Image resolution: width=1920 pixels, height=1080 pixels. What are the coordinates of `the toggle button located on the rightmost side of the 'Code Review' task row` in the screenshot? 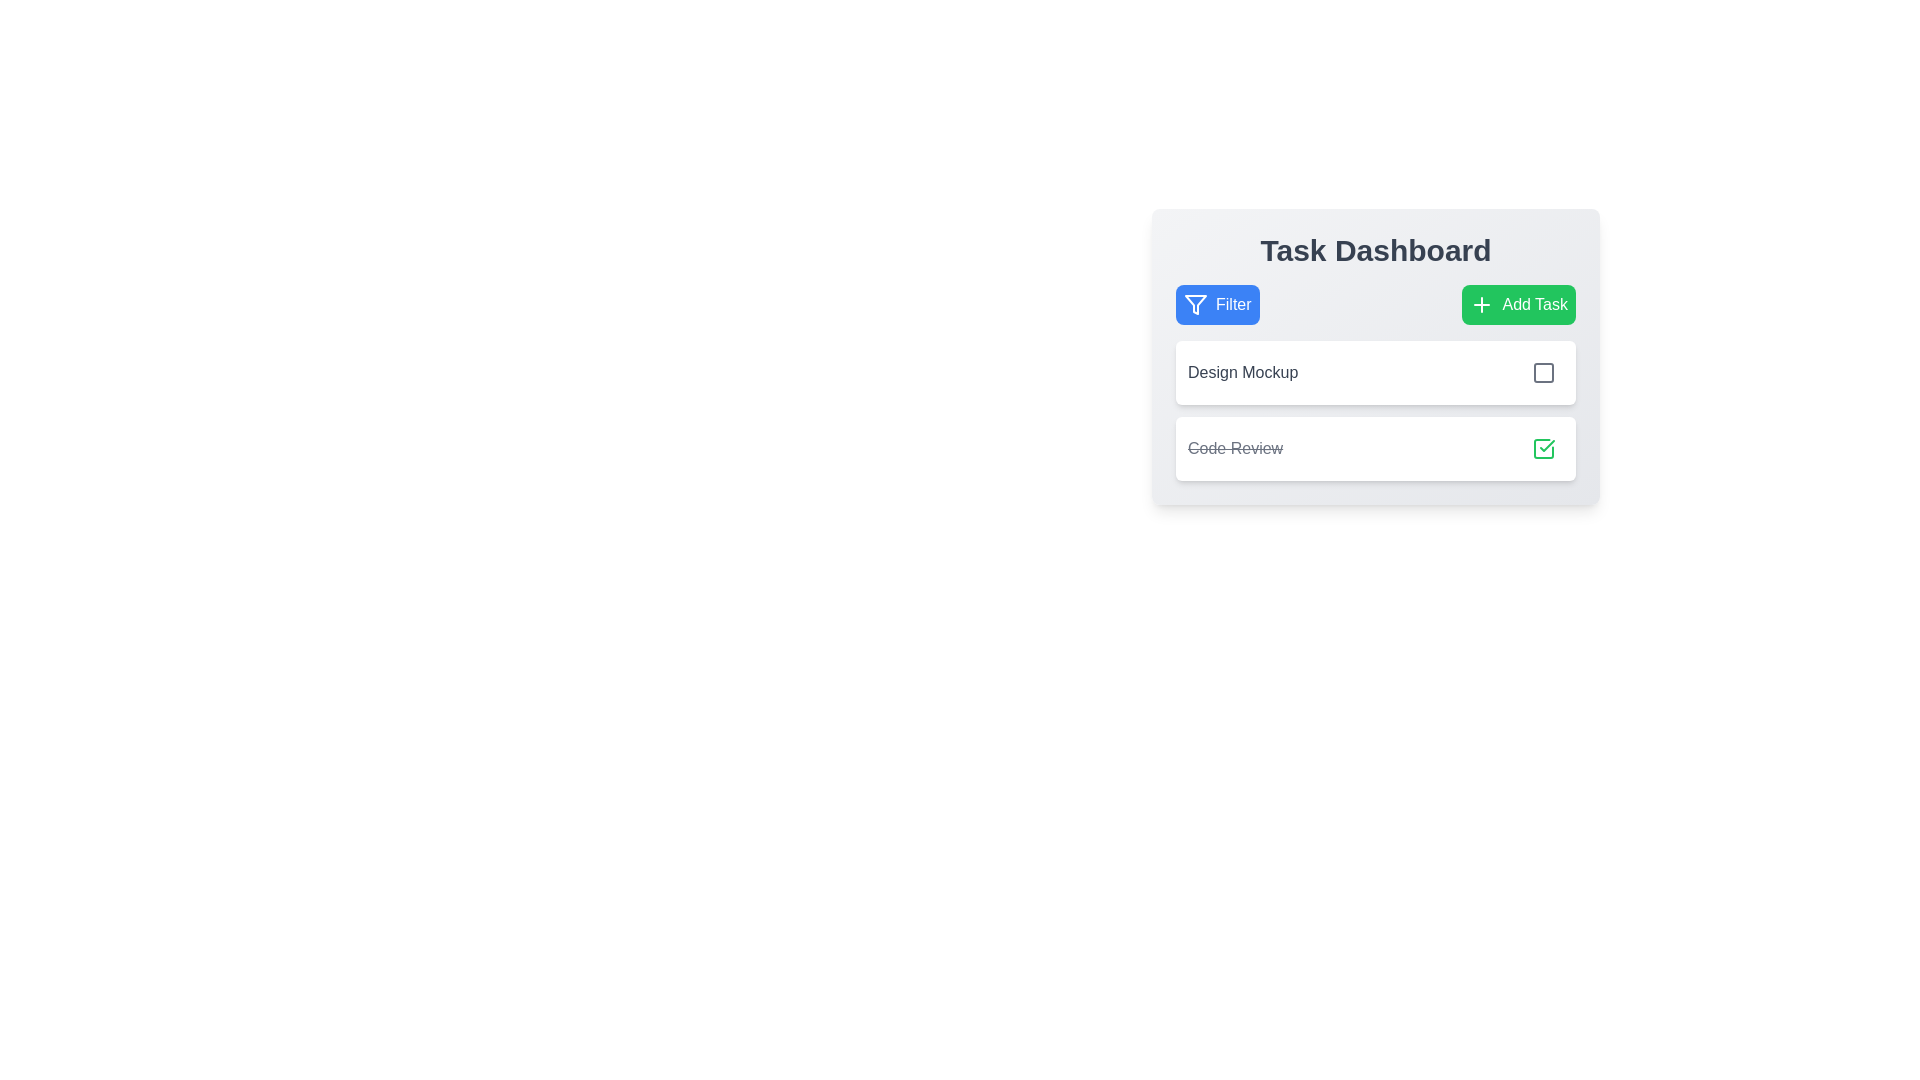 It's located at (1543, 447).